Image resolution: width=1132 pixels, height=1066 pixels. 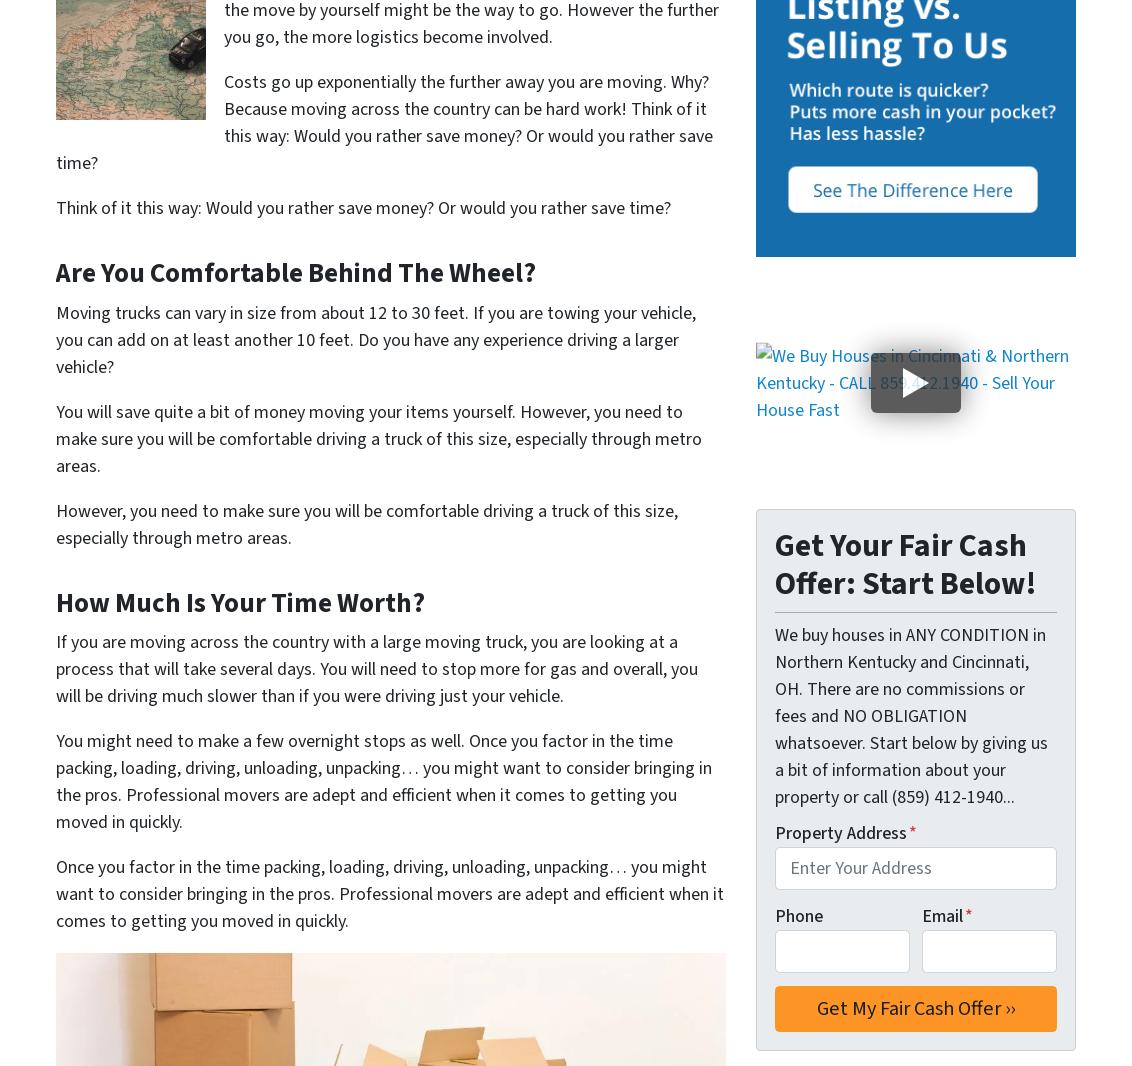 I want to click on 'Pleasant Ridge', so click(x=947, y=340).